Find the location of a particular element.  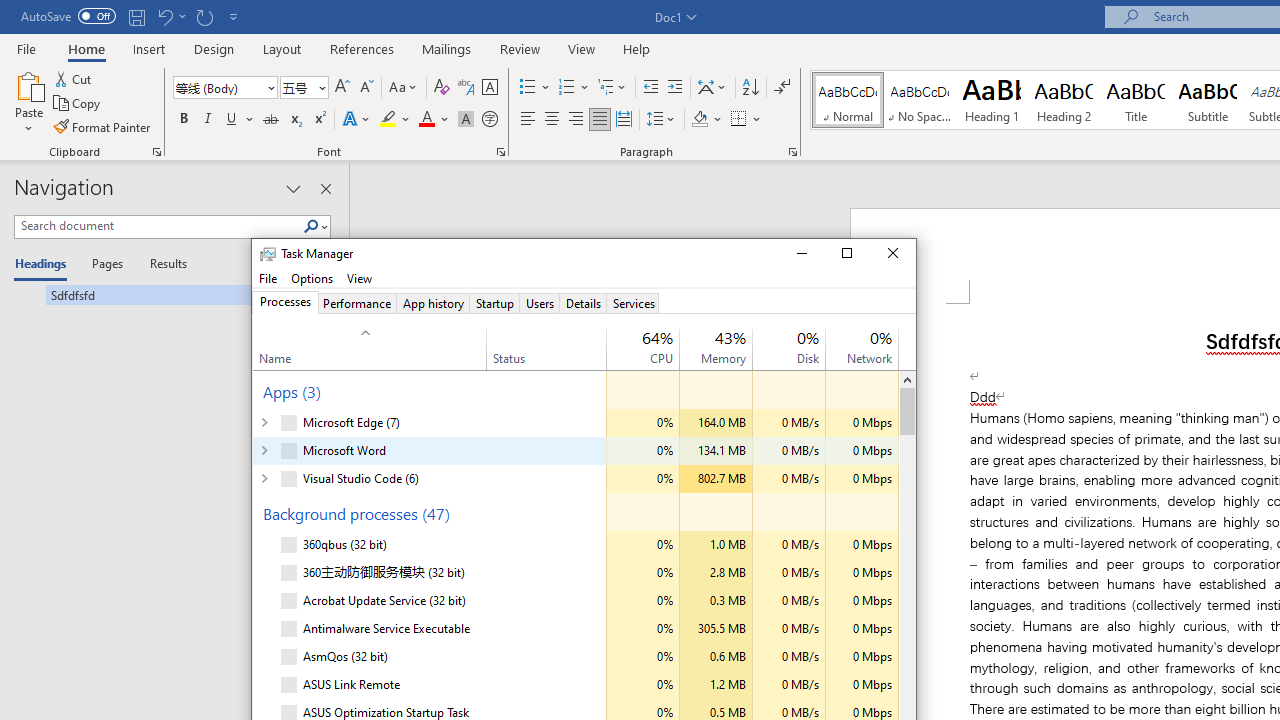

'Users' is located at coordinates (540, 303).